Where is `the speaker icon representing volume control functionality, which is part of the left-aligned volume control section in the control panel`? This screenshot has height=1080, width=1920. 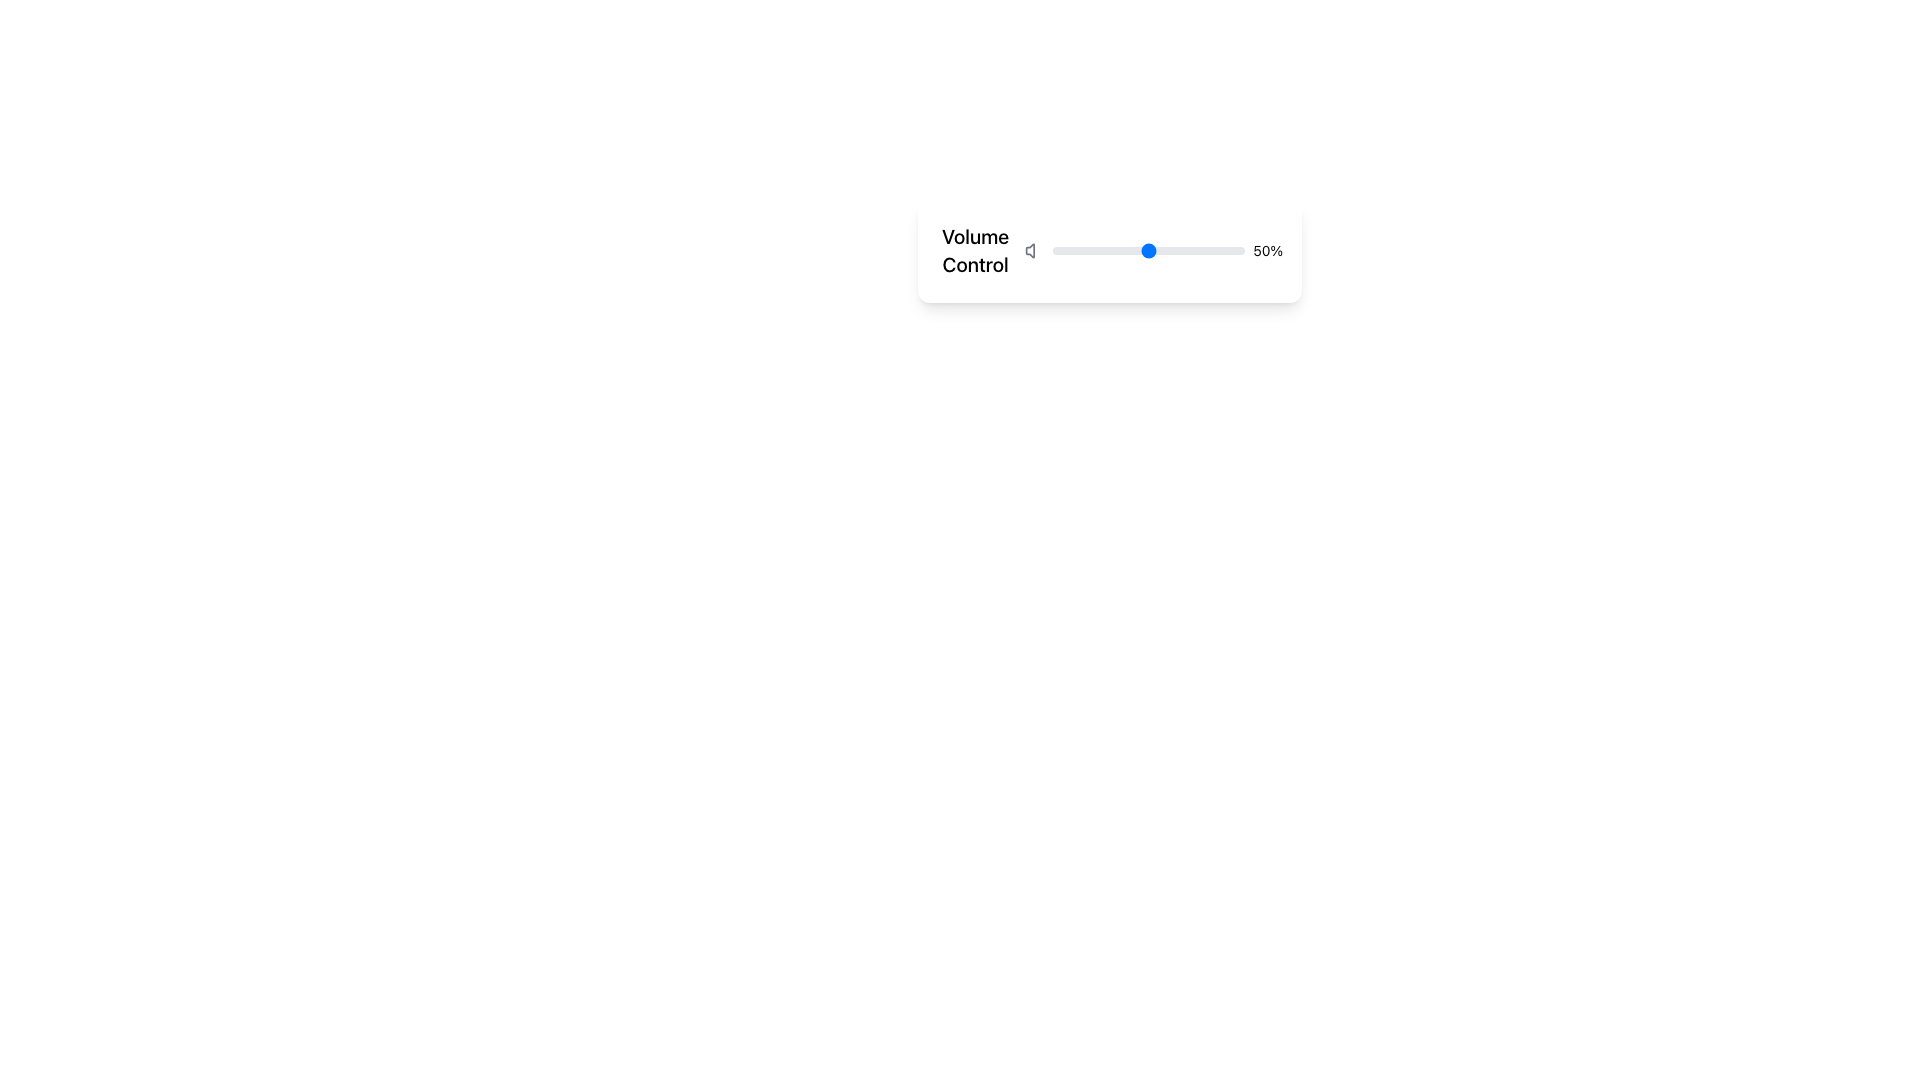
the speaker icon representing volume control functionality, which is part of the left-aligned volume control section in the control panel is located at coordinates (1030, 249).